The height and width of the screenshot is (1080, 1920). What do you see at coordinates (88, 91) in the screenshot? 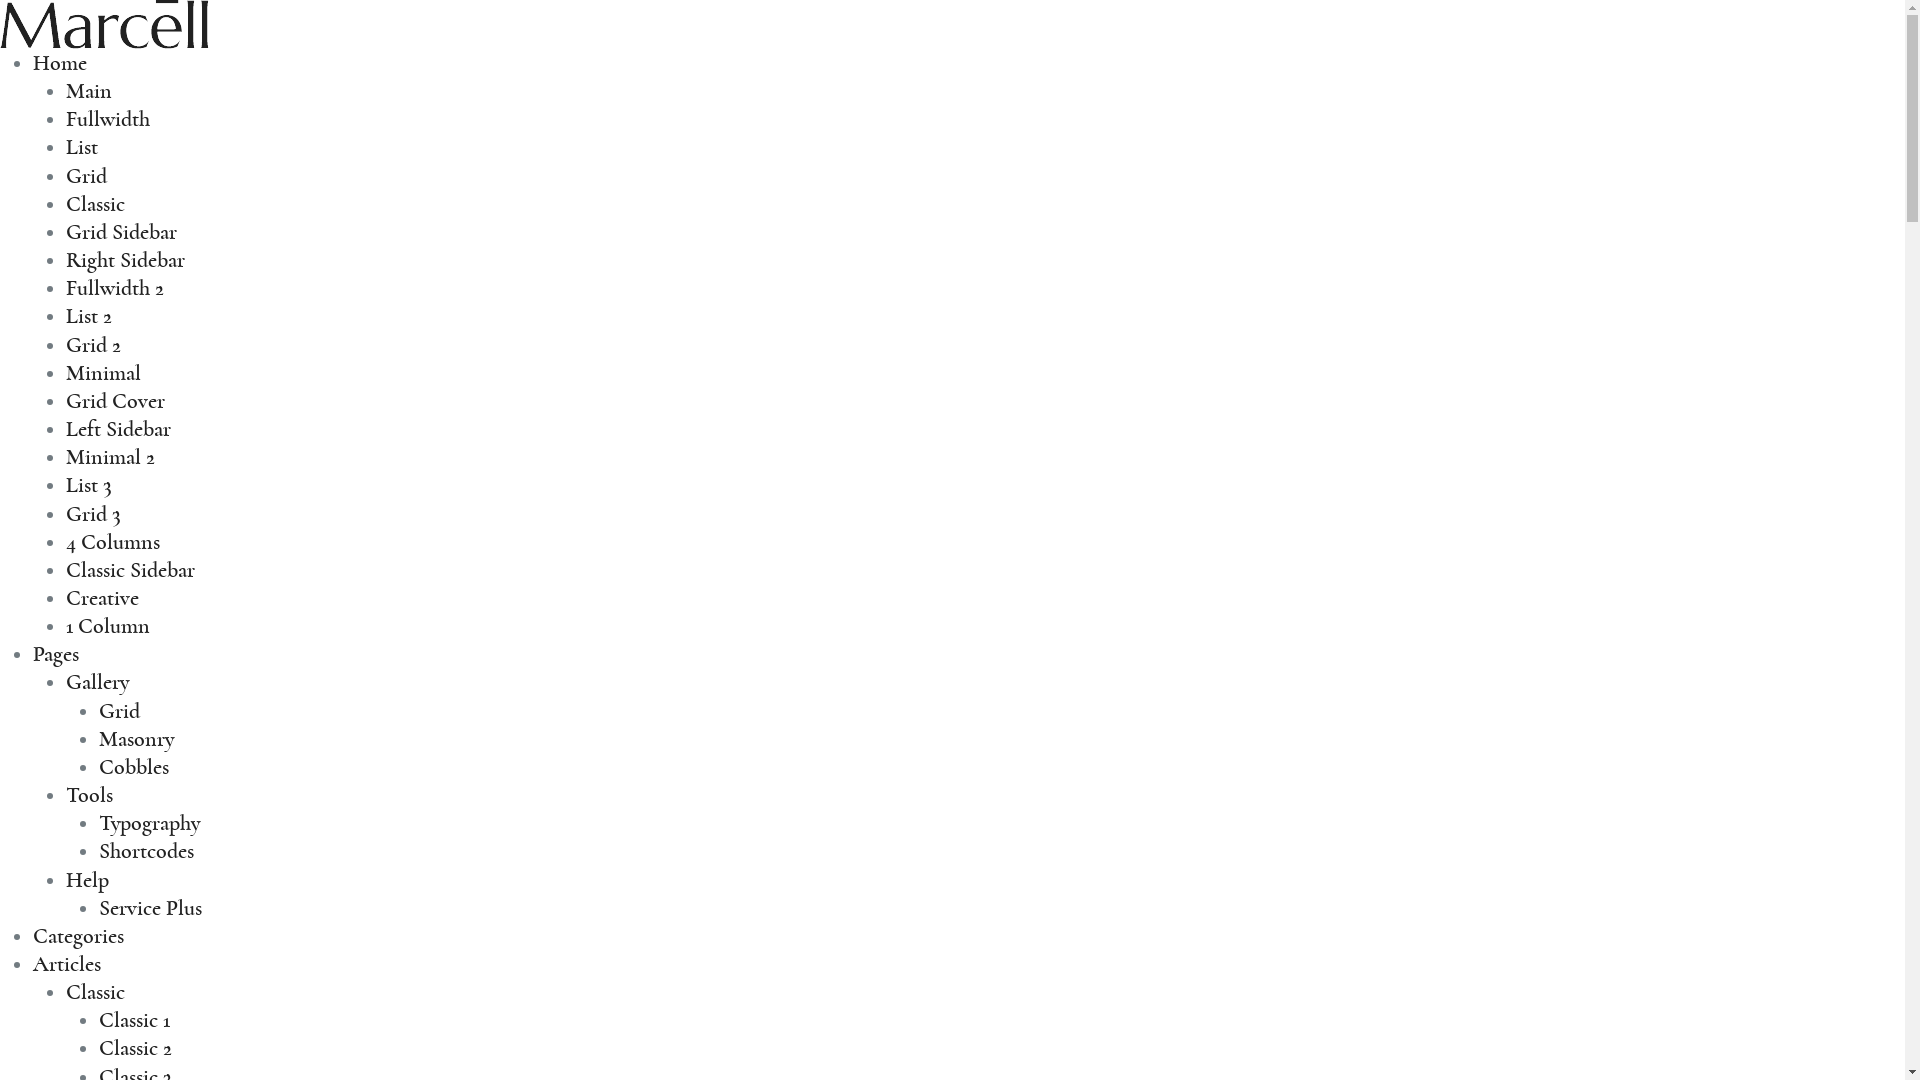
I see `'Main'` at bounding box center [88, 91].